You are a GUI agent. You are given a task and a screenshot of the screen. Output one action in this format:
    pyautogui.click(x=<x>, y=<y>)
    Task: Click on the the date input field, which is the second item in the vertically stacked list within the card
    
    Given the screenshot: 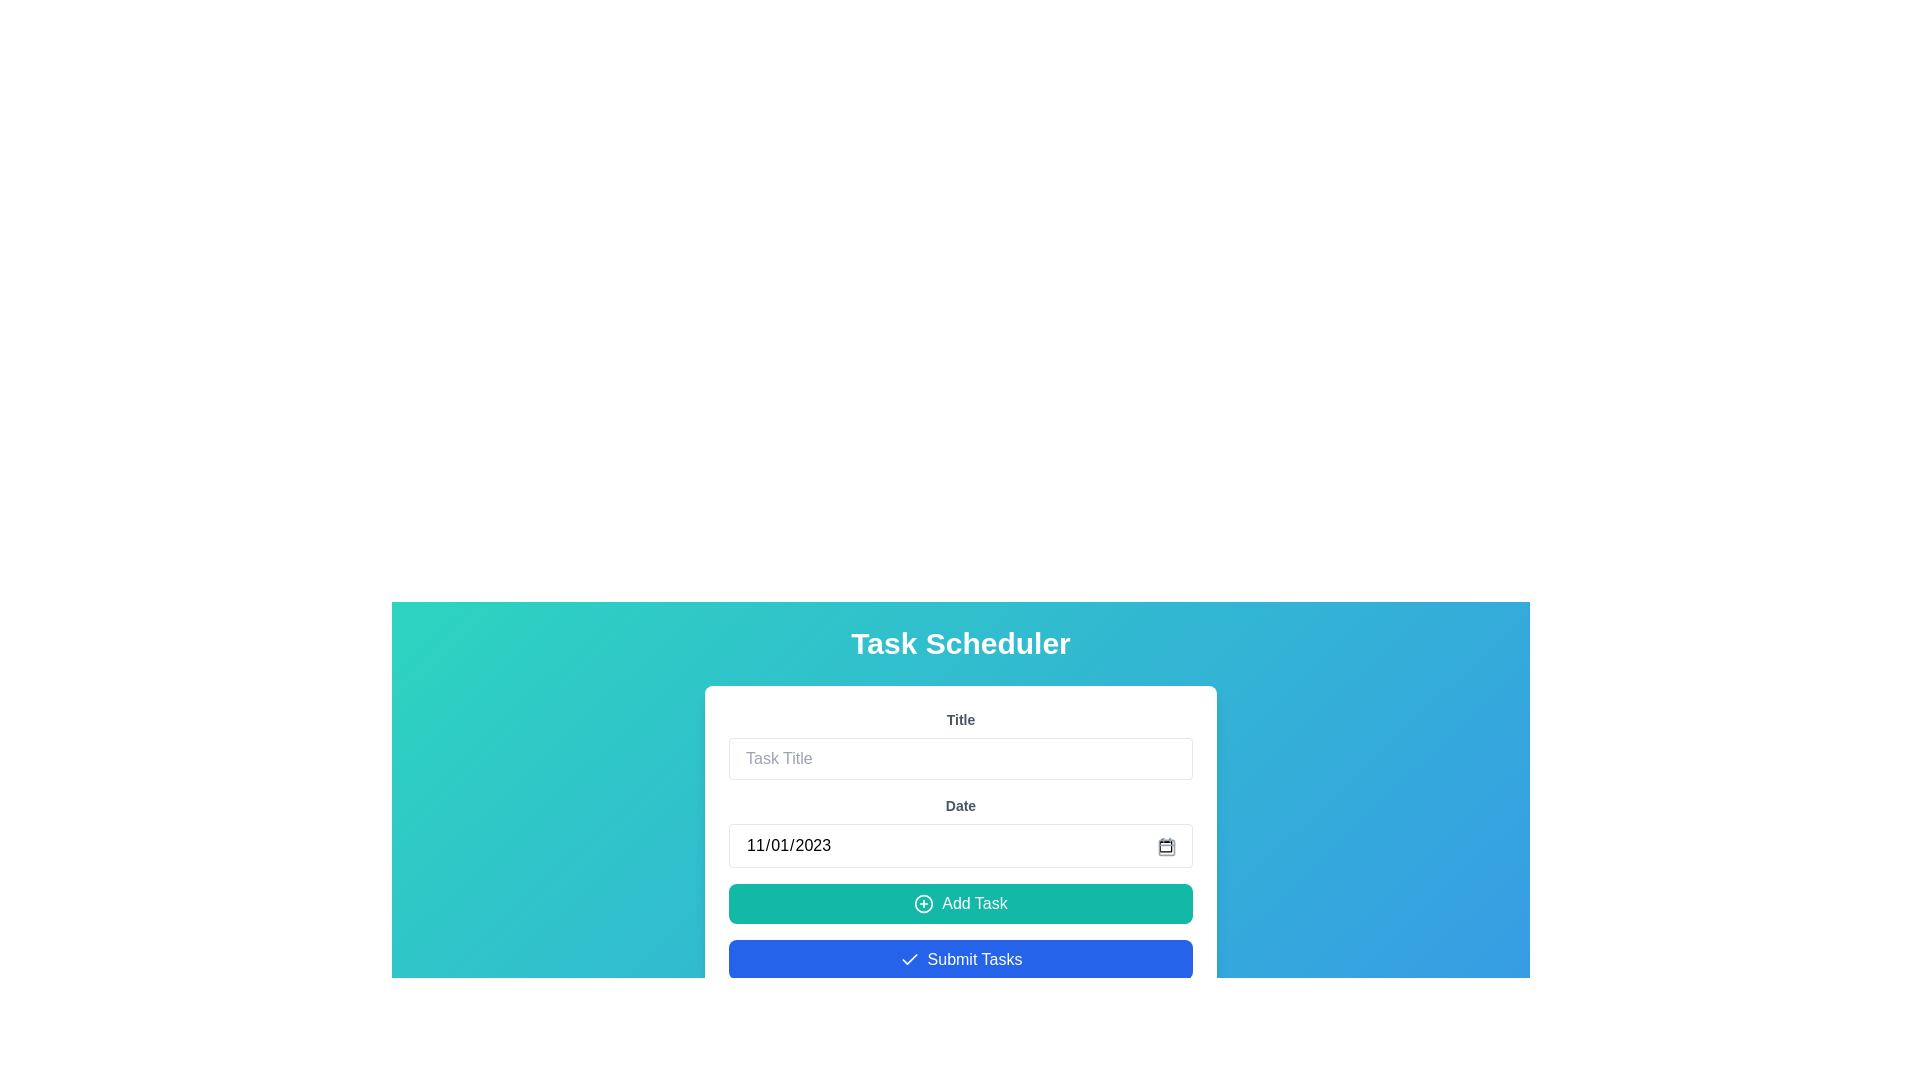 What is the action you would take?
    pyautogui.click(x=960, y=832)
    